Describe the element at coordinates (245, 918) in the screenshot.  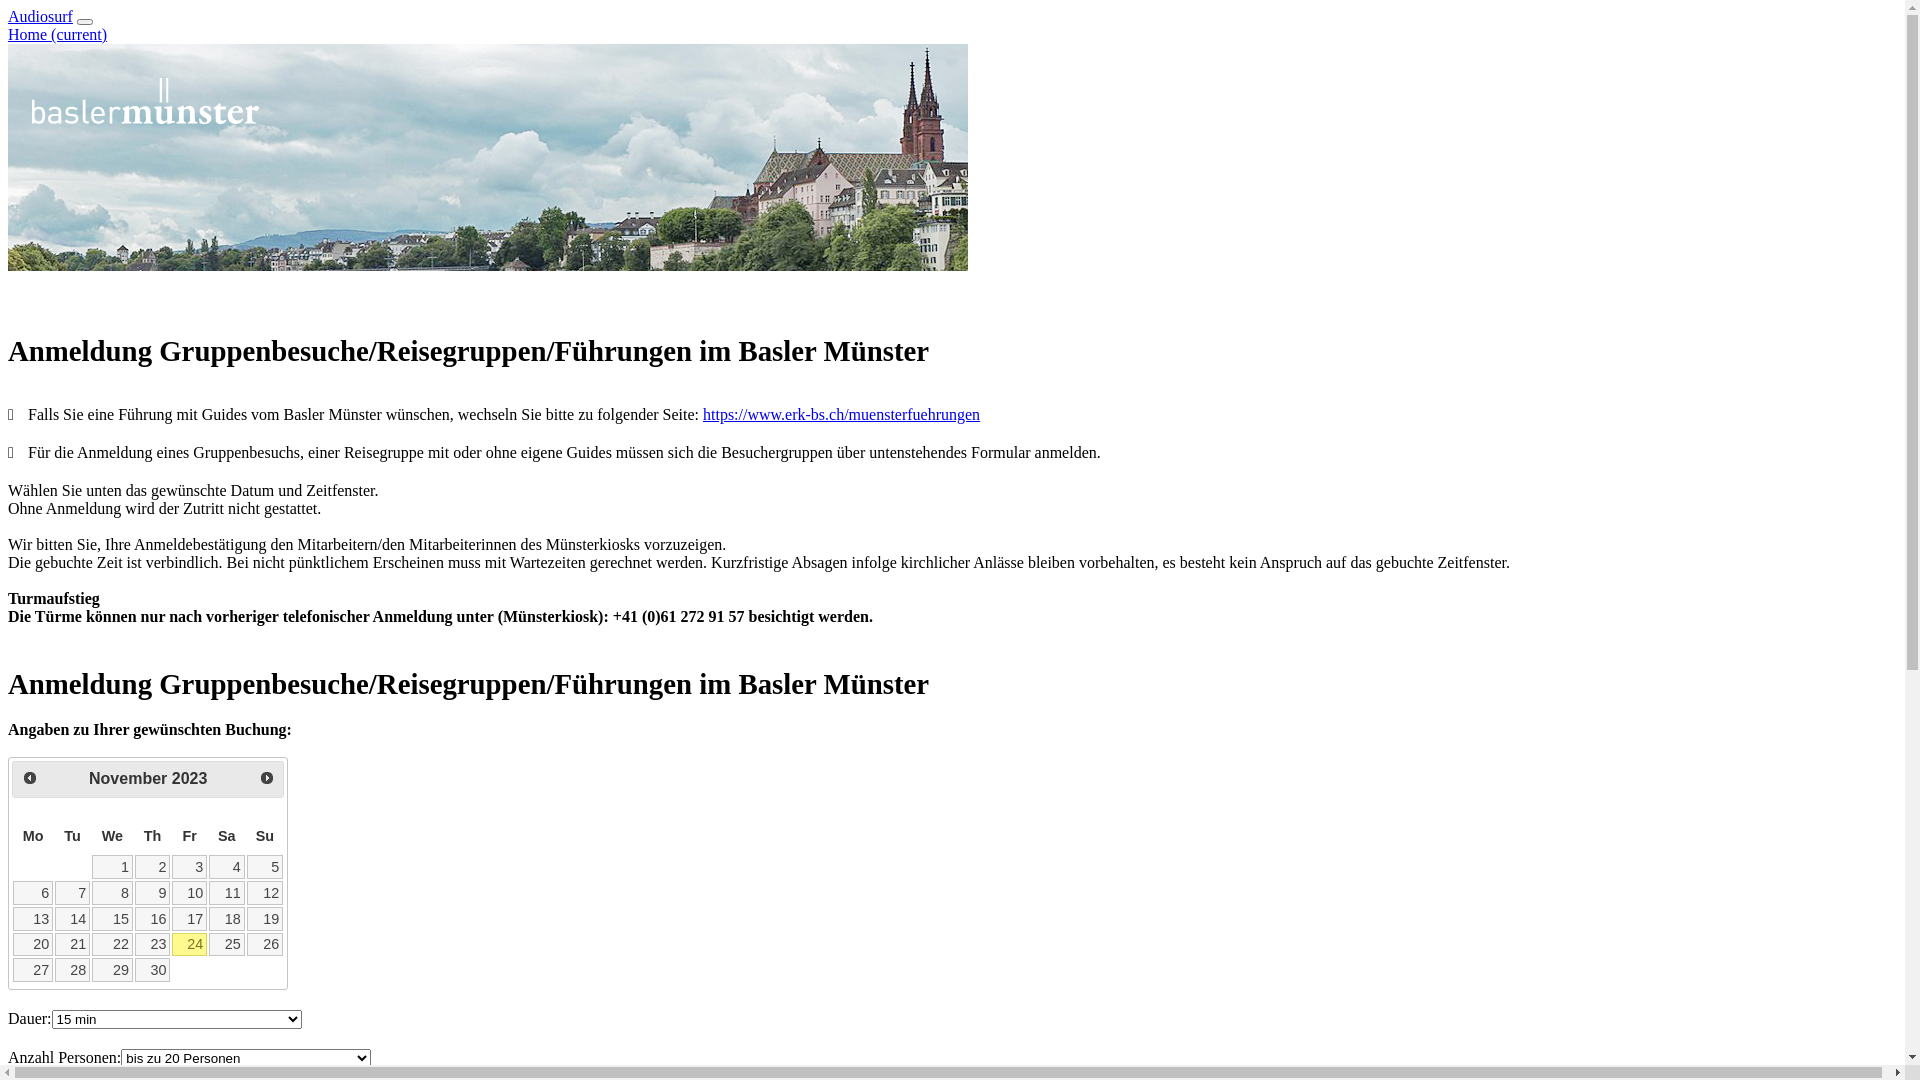
I see `'19'` at that location.